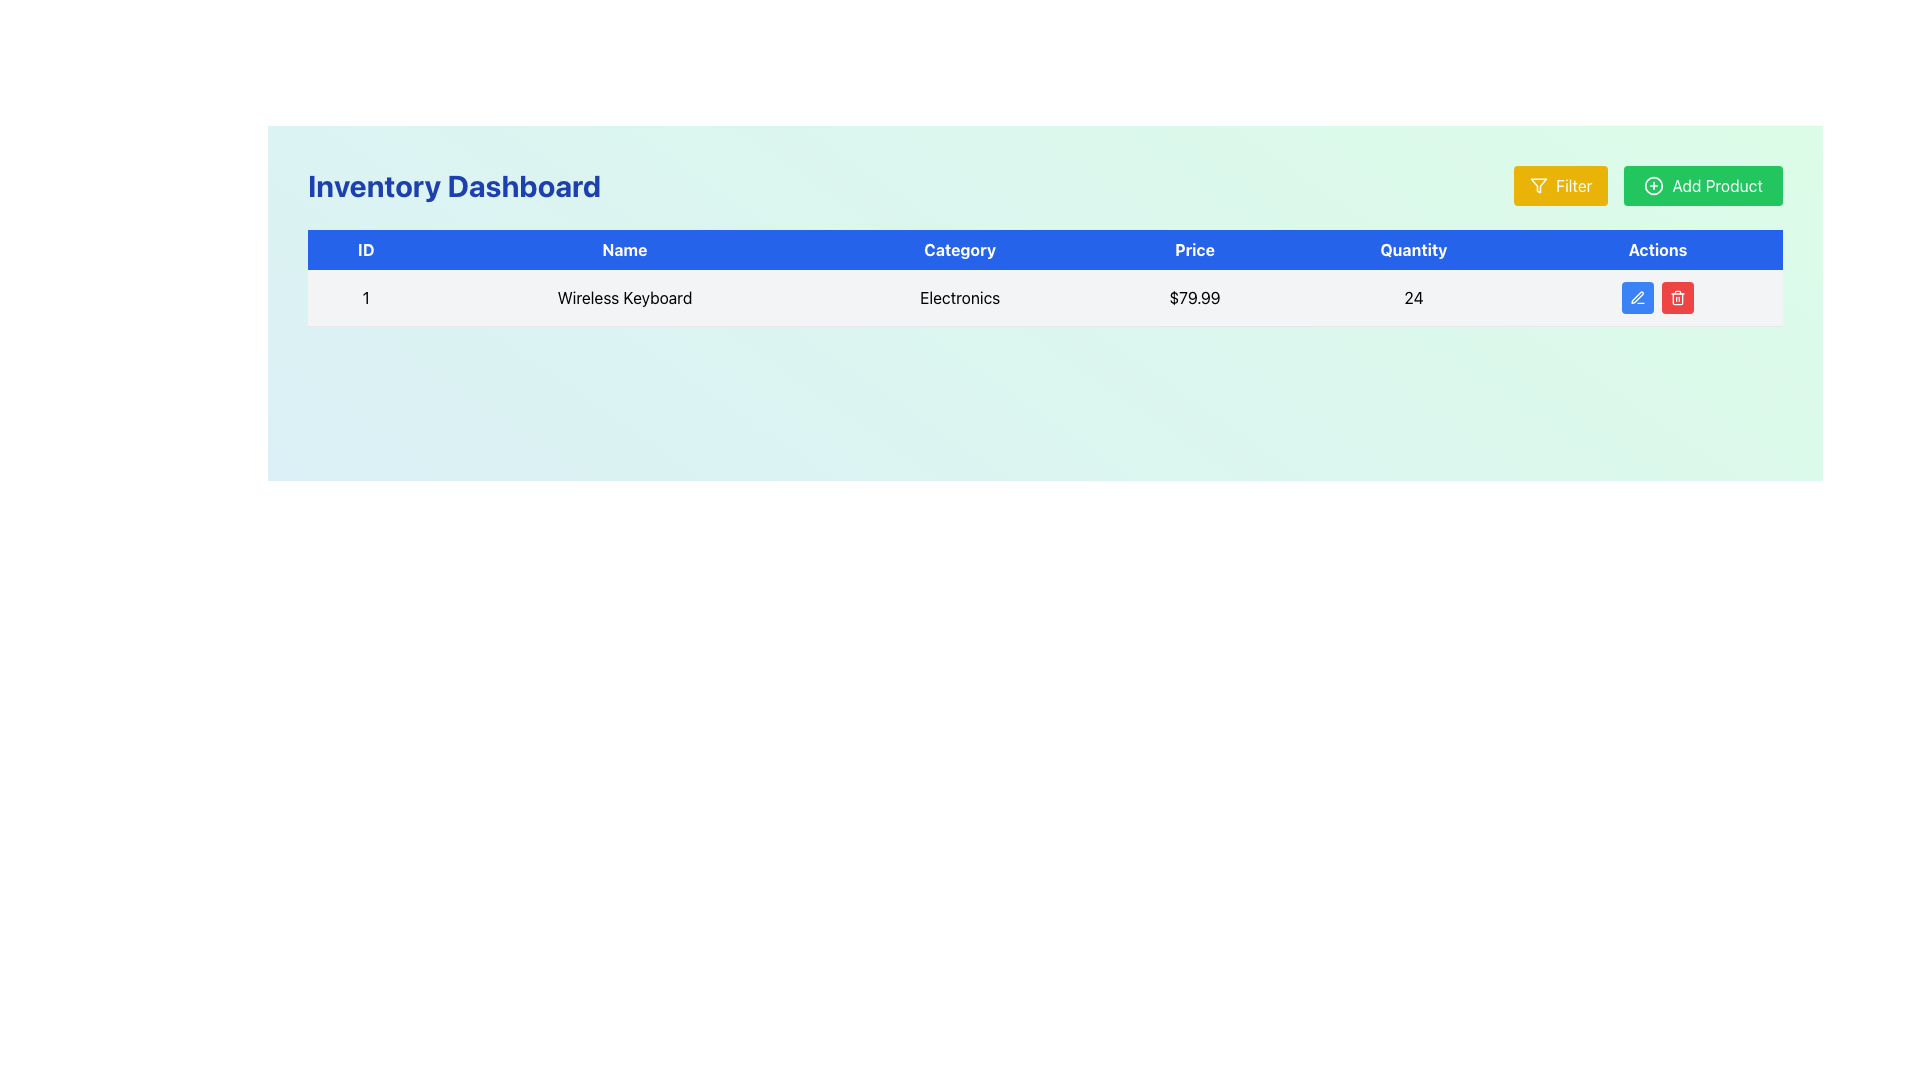  I want to click on the 'Category' text label which has white text on a blue background, located in the header bar of the table, so click(960, 249).